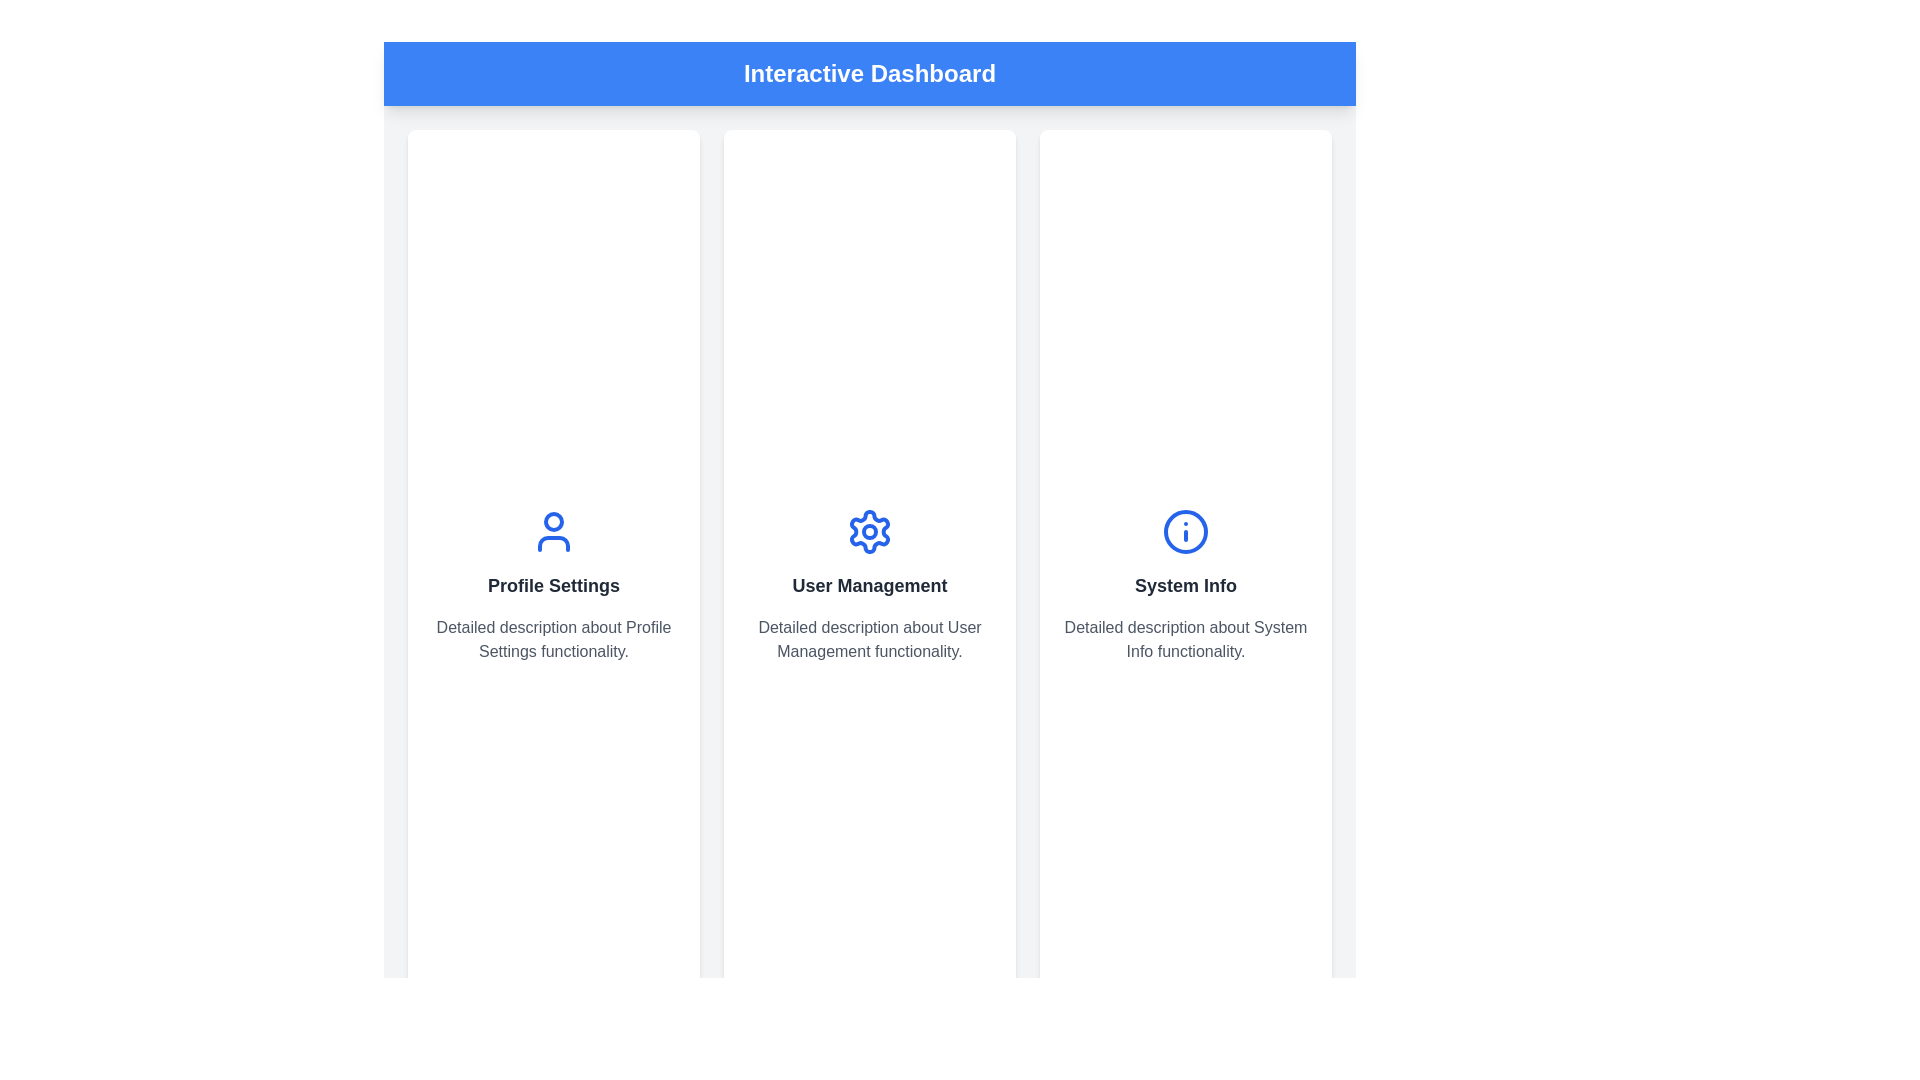 The height and width of the screenshot is (1080, 1920). What do you see at coordinates (1185, 640) in the screenshot?
I see `the gray-colored text that states 'Detailed description about System Info functionality.' It is positioned within the 'System Info' card, beneath the heading and the blue circular icon` at bounding box center [1185, 640].